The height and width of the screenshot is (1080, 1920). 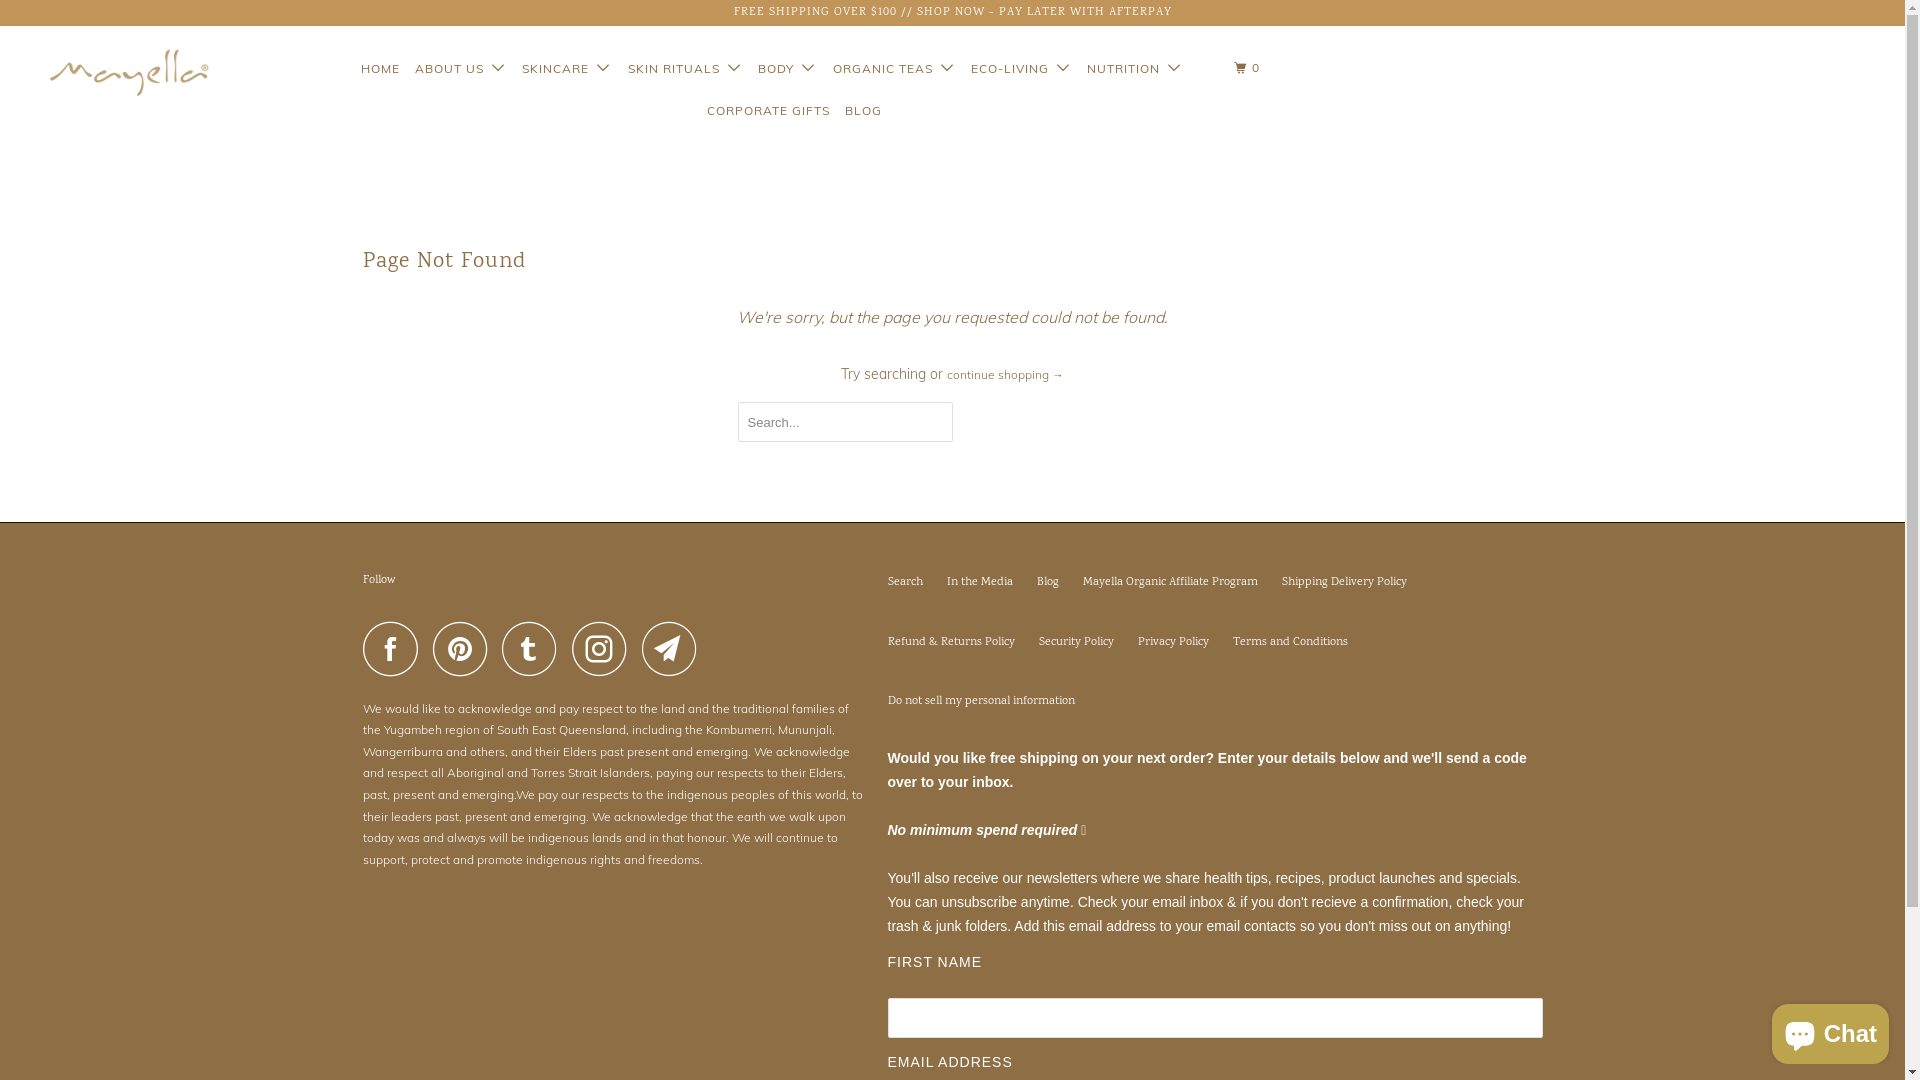 I want to click on 'BLOG', so click(x=862, y=111).